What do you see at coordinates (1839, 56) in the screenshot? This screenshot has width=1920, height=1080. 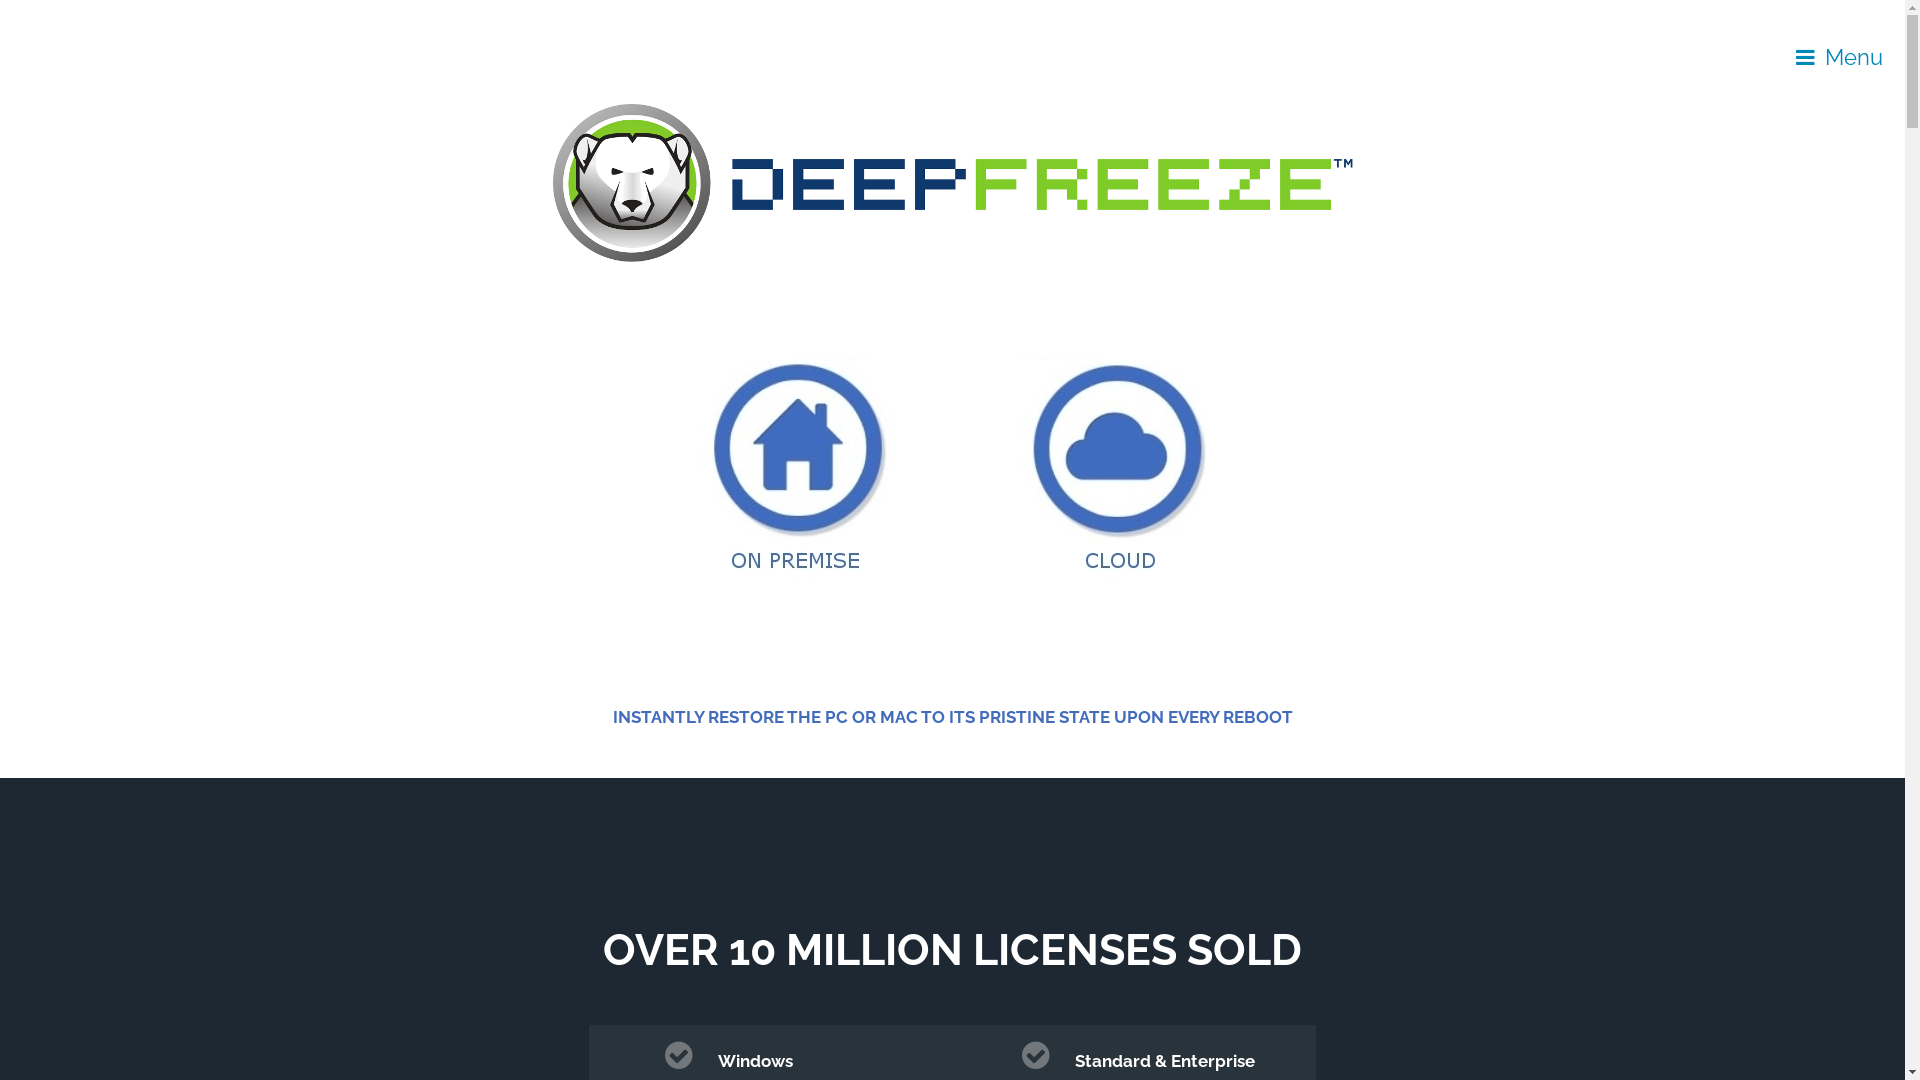 I see `'Menu'` at bounding box center [1839, 56].